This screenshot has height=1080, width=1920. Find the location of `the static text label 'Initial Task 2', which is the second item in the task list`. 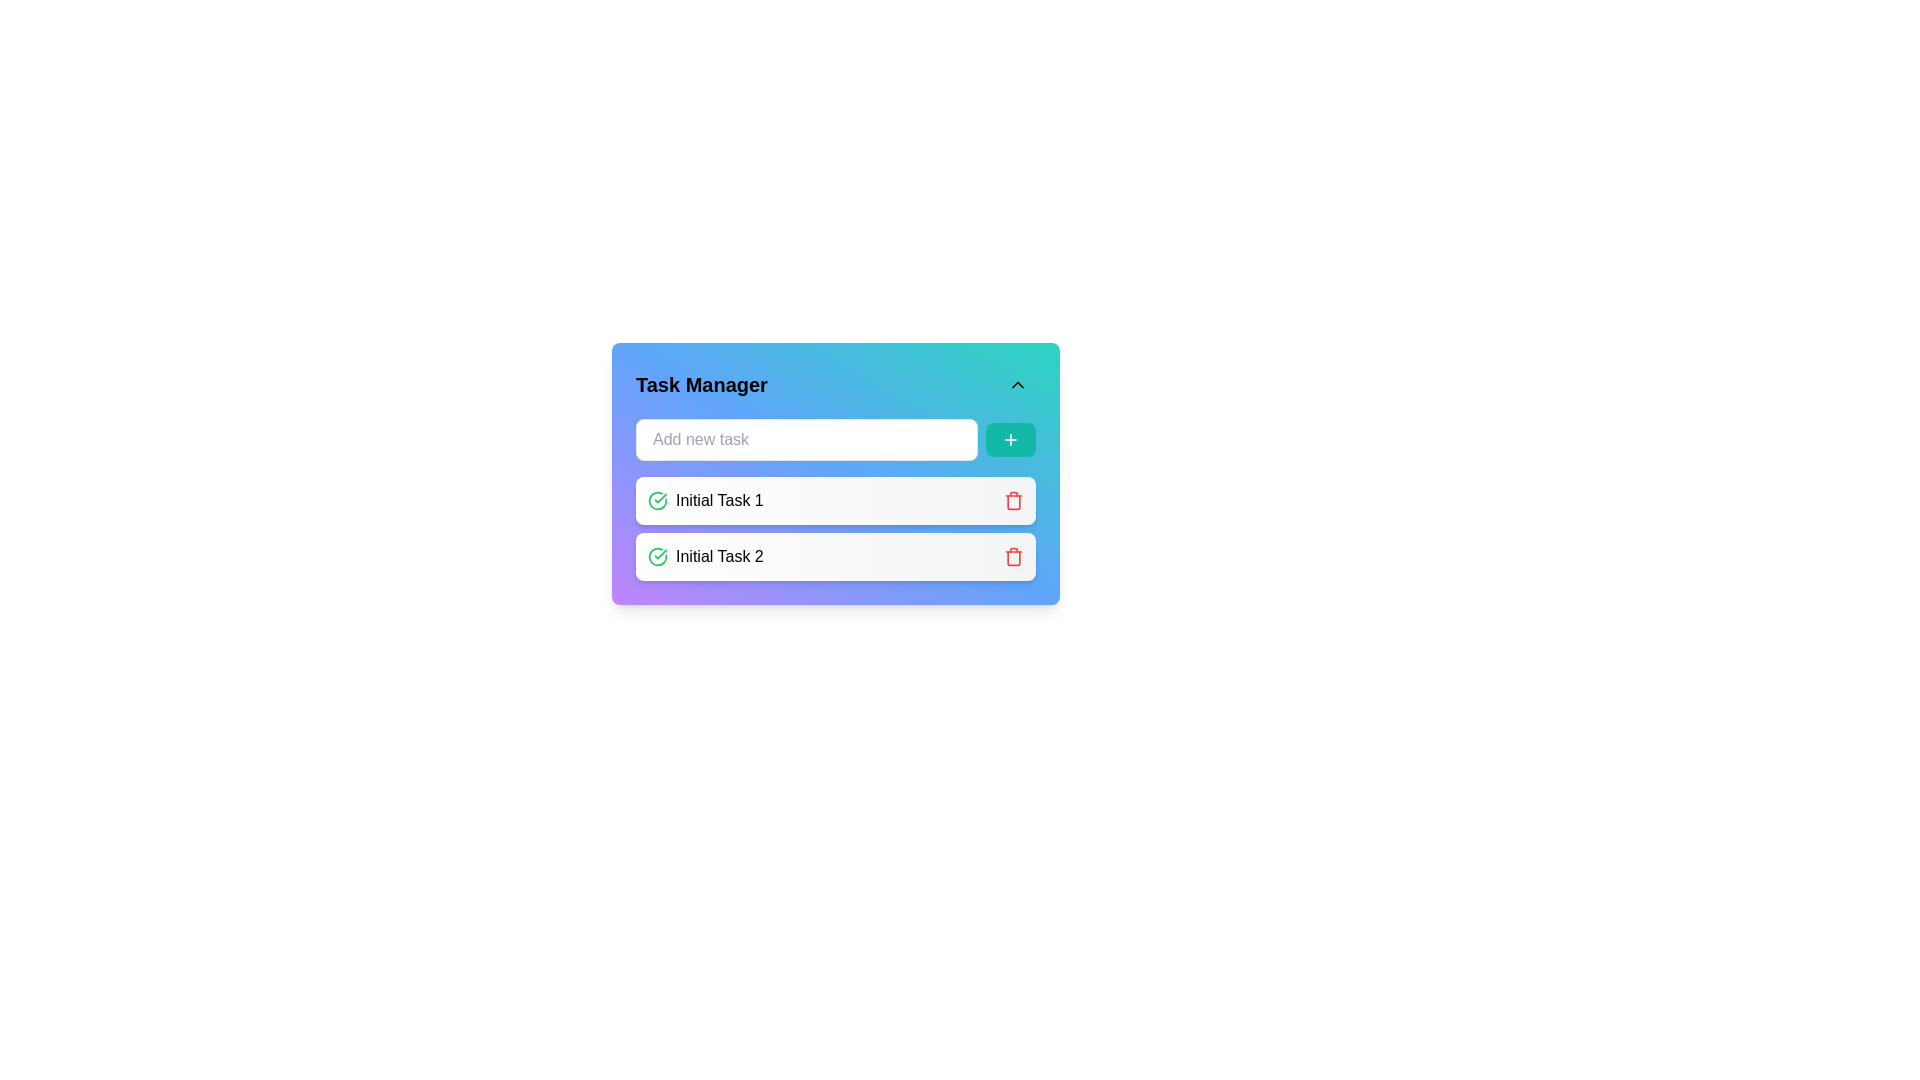

the static text label 'Initial Task 2', which is the second item in the task list is located at coordinates (719, 556).